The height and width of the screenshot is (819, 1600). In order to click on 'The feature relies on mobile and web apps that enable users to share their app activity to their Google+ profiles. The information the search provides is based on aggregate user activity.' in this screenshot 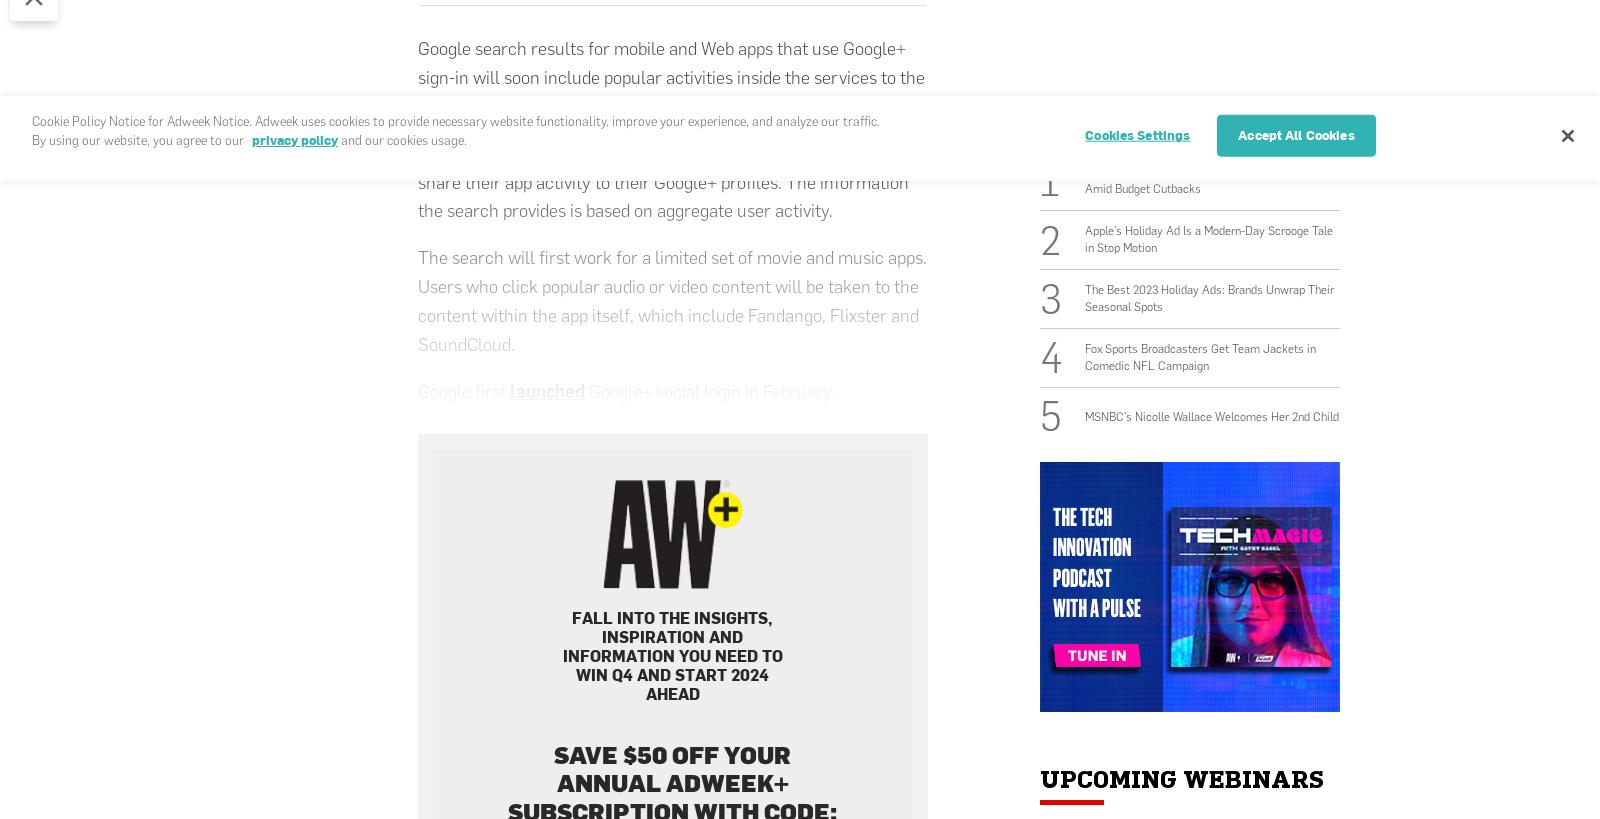, I will do `click(663, 181)`.